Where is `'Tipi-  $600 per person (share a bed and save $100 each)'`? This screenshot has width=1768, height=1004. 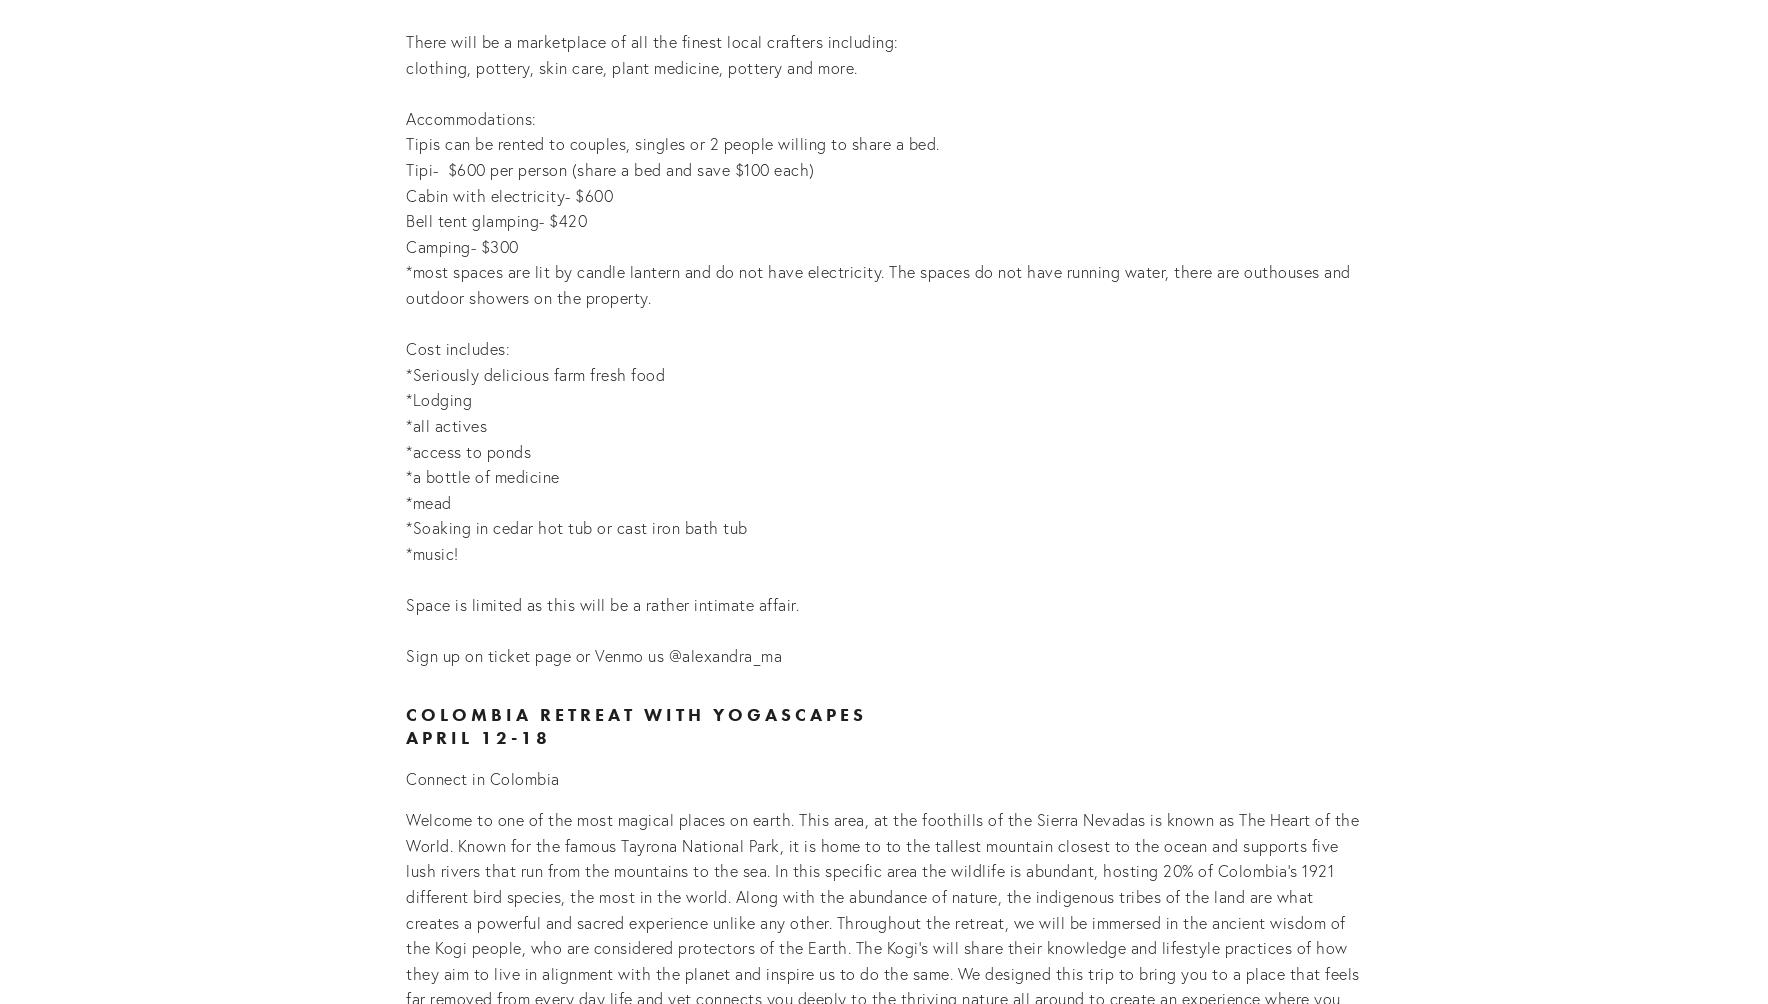
'Tipi-  $600 per person (share a bed and save $100 each)' is located at coordinates (608, 168).